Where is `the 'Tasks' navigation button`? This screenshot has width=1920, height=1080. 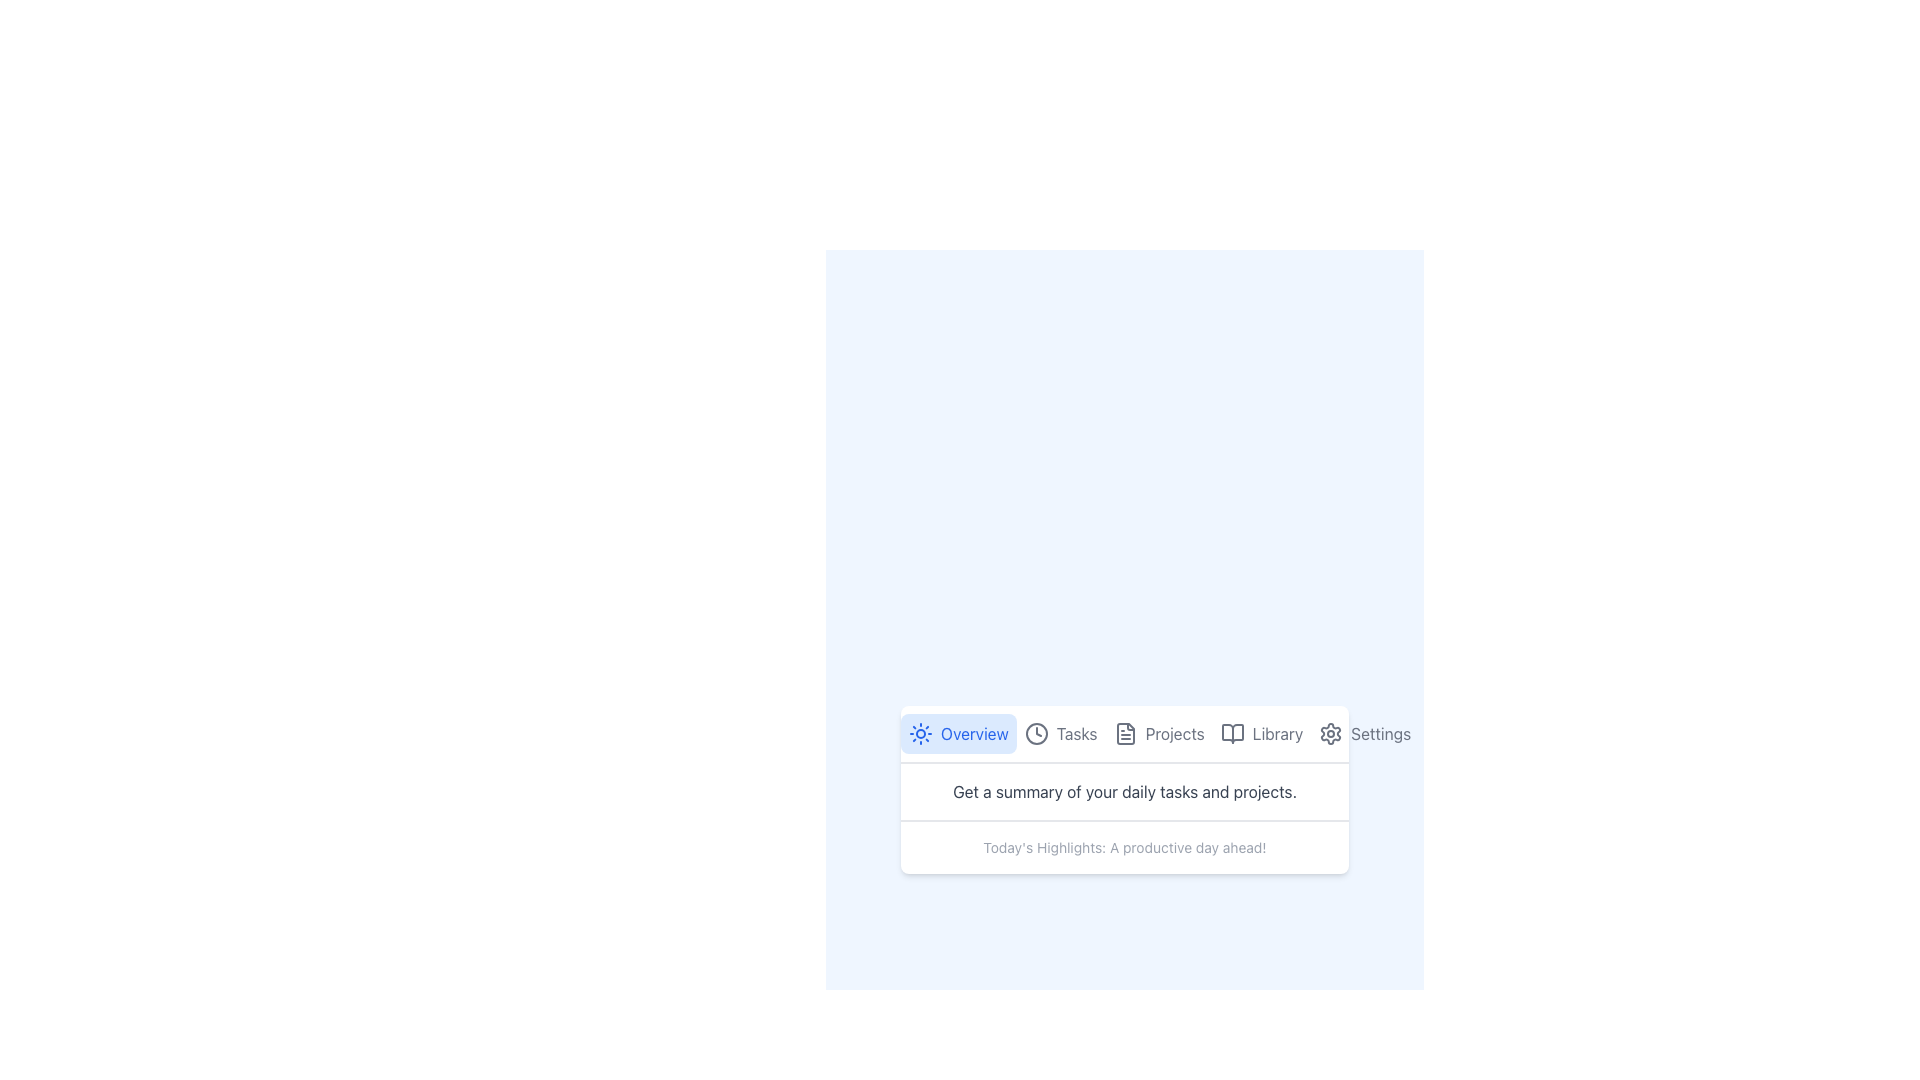 the 'Tasks' navigation button is located at coordinates (1060, 733).